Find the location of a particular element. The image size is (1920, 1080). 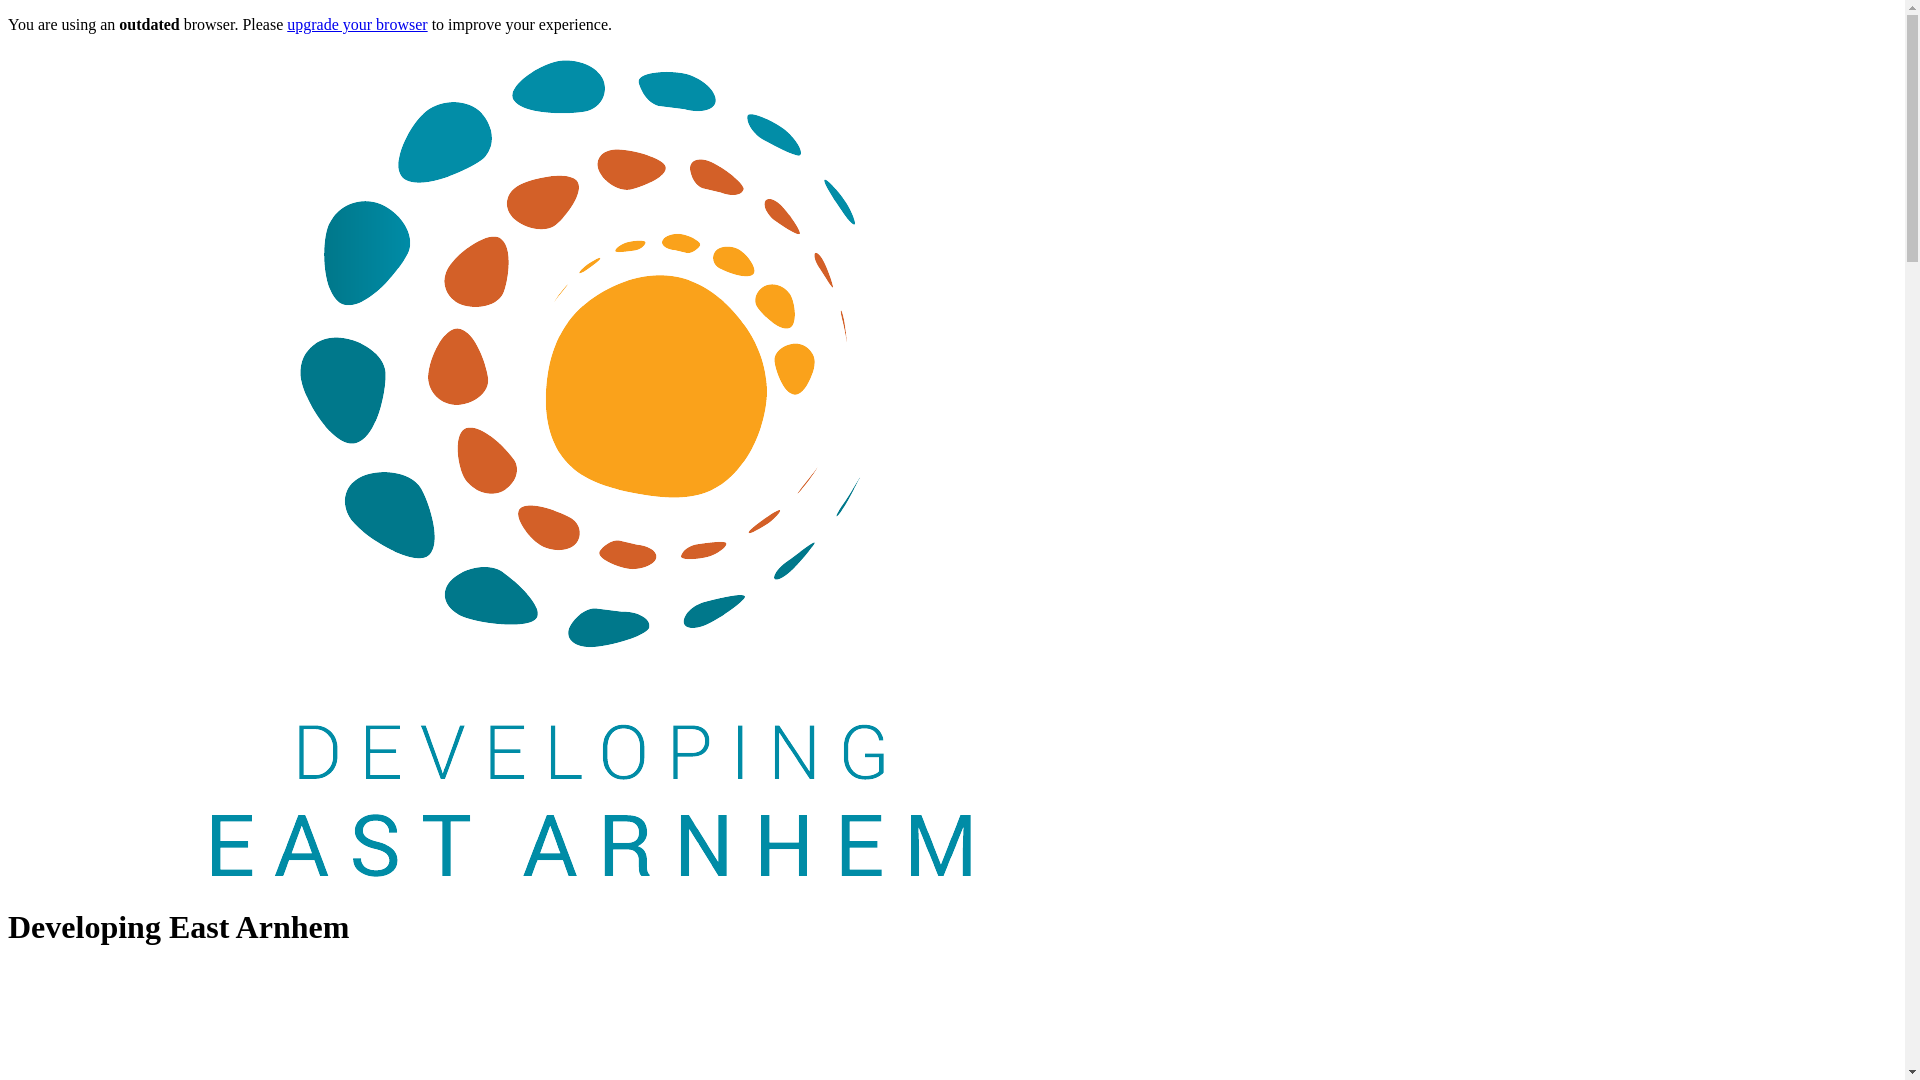

'upgrade your browser' is located at coordinates (286, 24).